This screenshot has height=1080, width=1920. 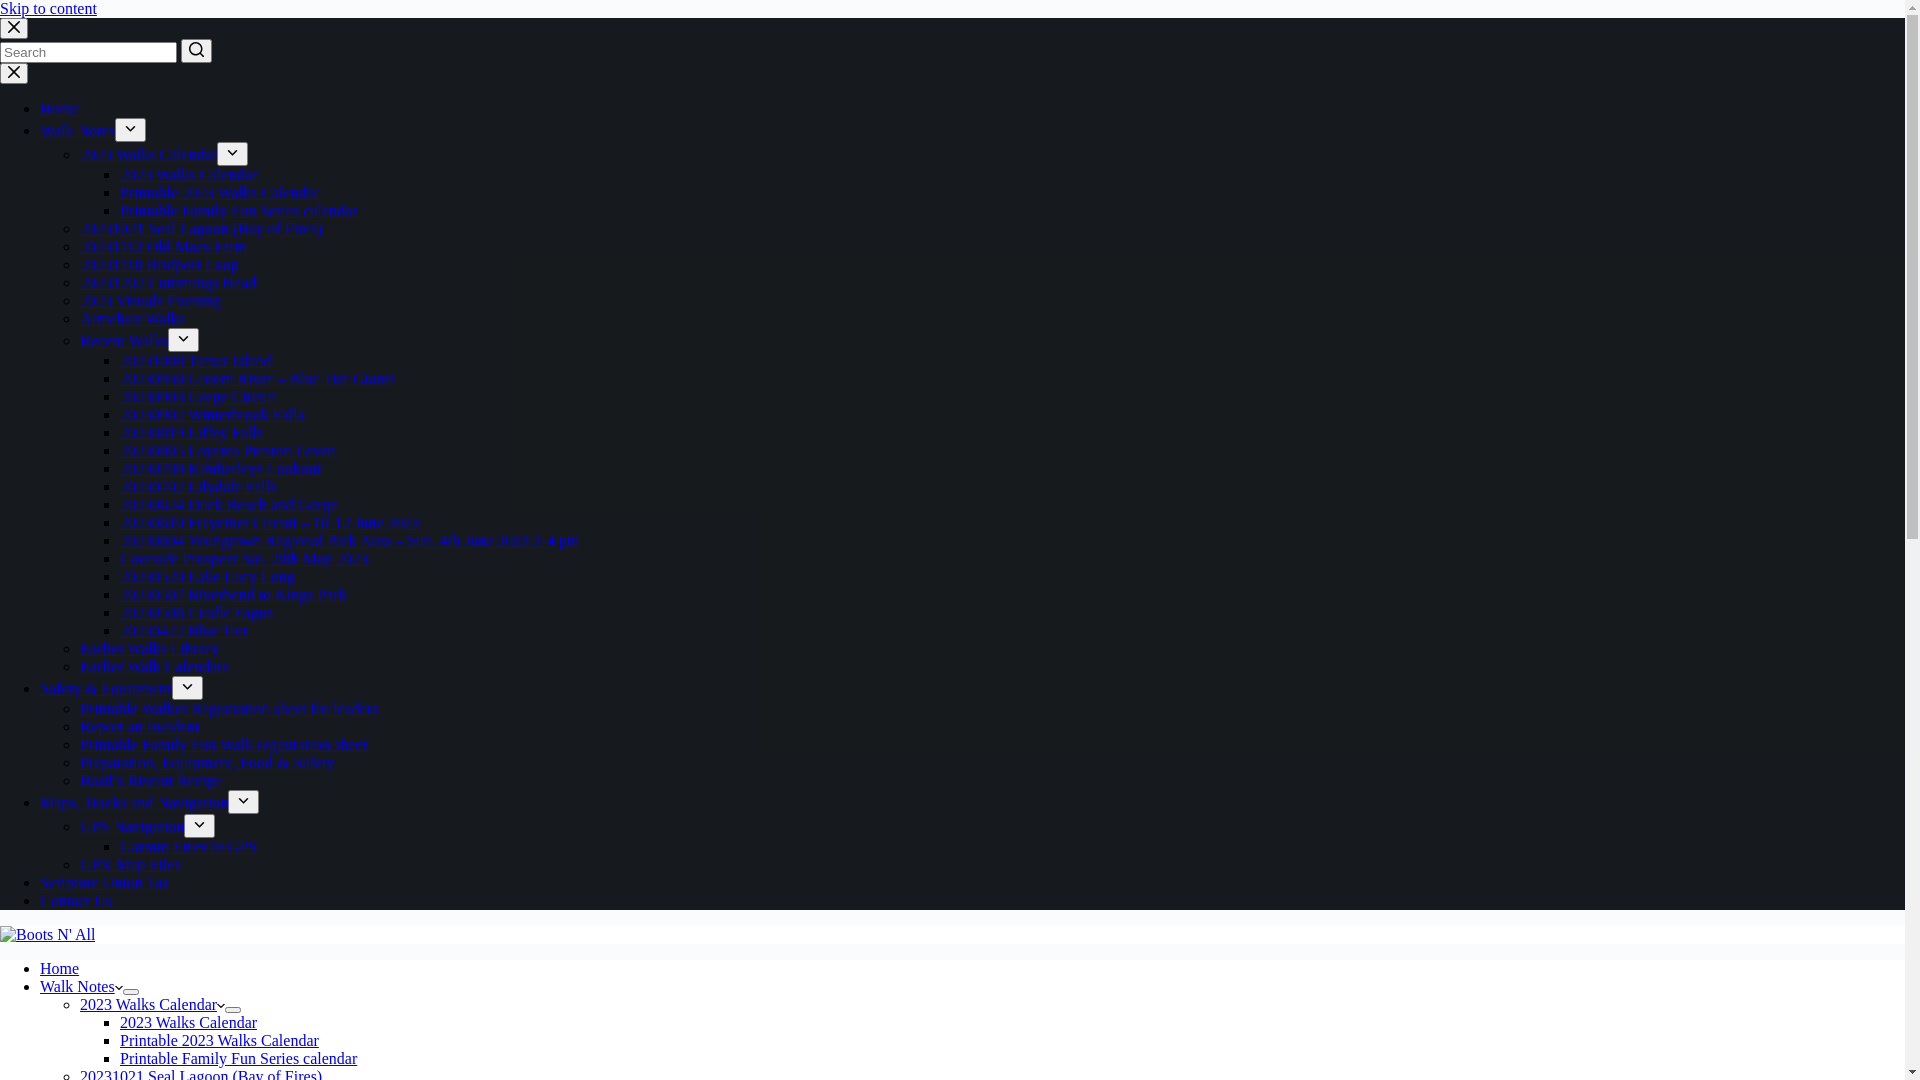 What do you see at coordinates (227, 450) in the screenshot?
I see `'20230805 Loyetea Preston Leven'` at bounding box center [227, 450].